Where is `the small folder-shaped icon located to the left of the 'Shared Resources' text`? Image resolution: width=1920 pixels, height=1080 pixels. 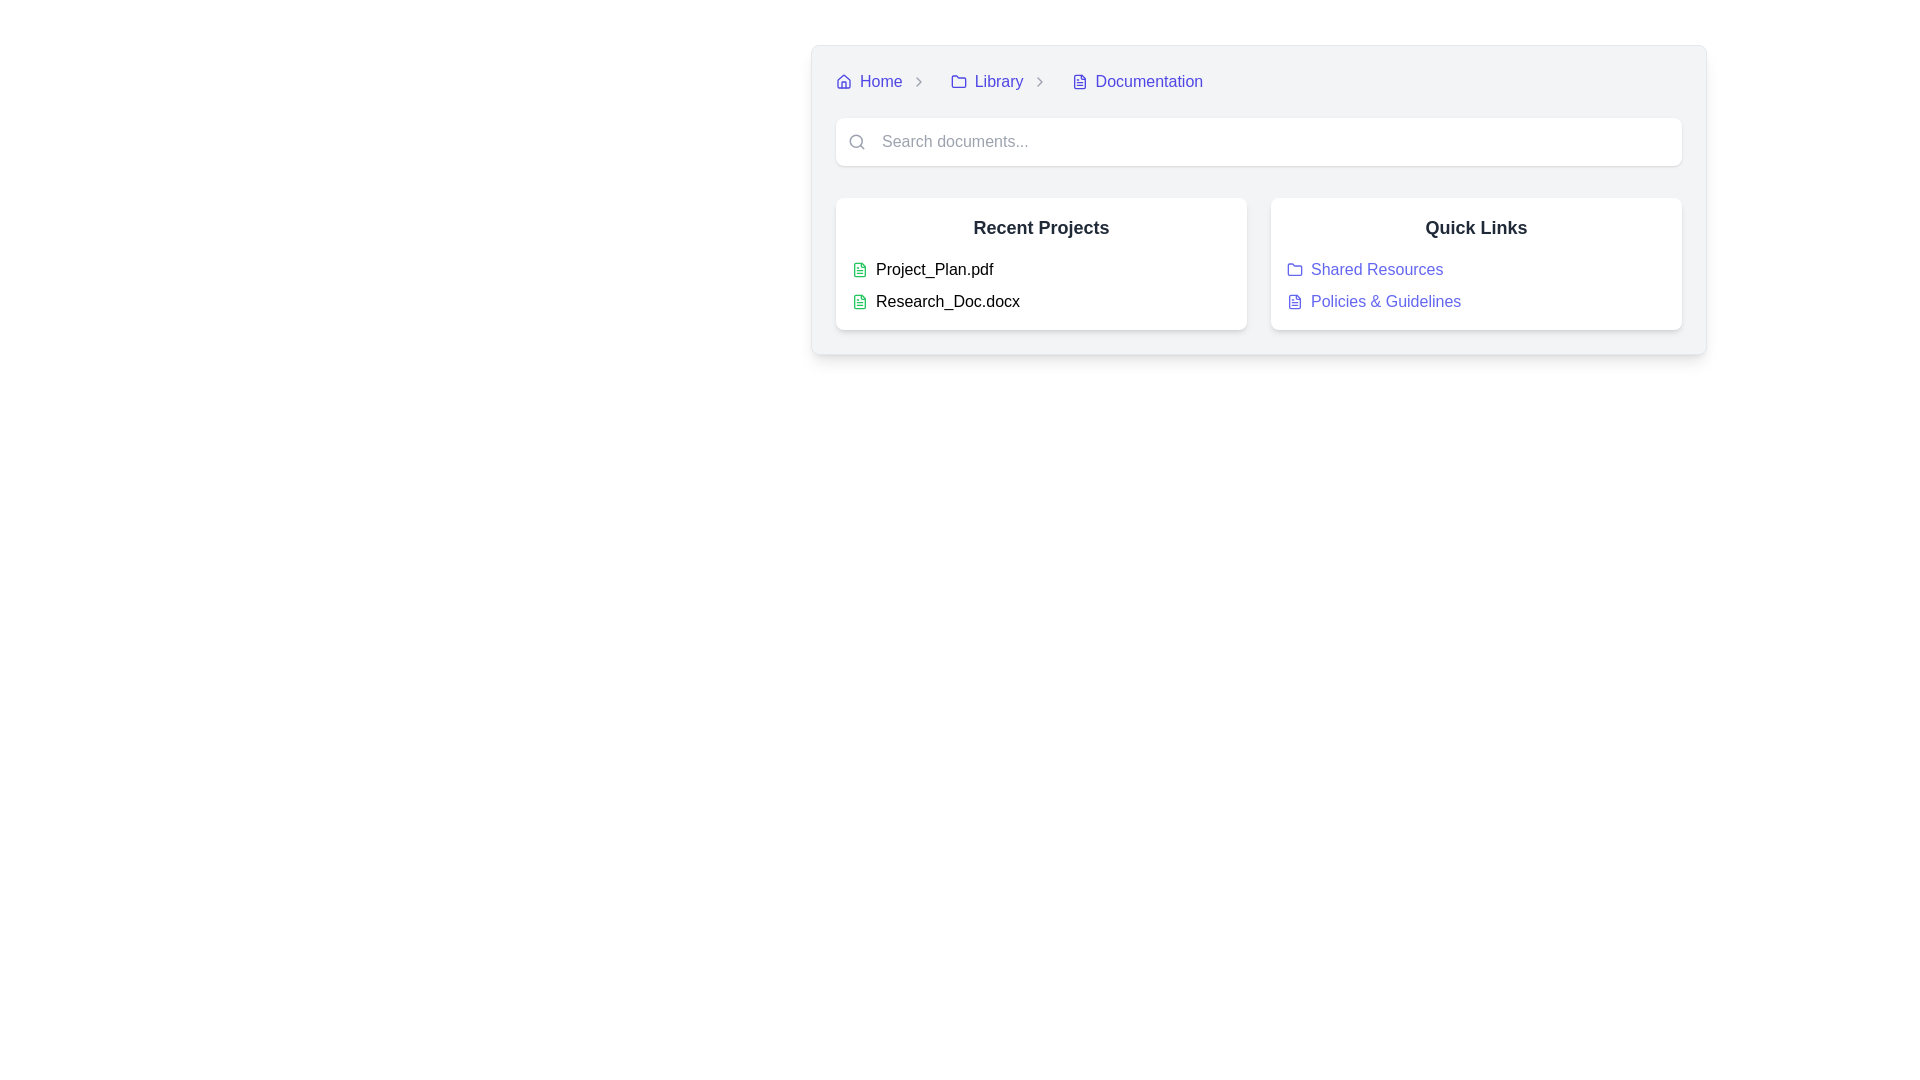 the small folder-shaped icon located to the left of the 'Shared Resources' text is located at coordinates (1295, 270).